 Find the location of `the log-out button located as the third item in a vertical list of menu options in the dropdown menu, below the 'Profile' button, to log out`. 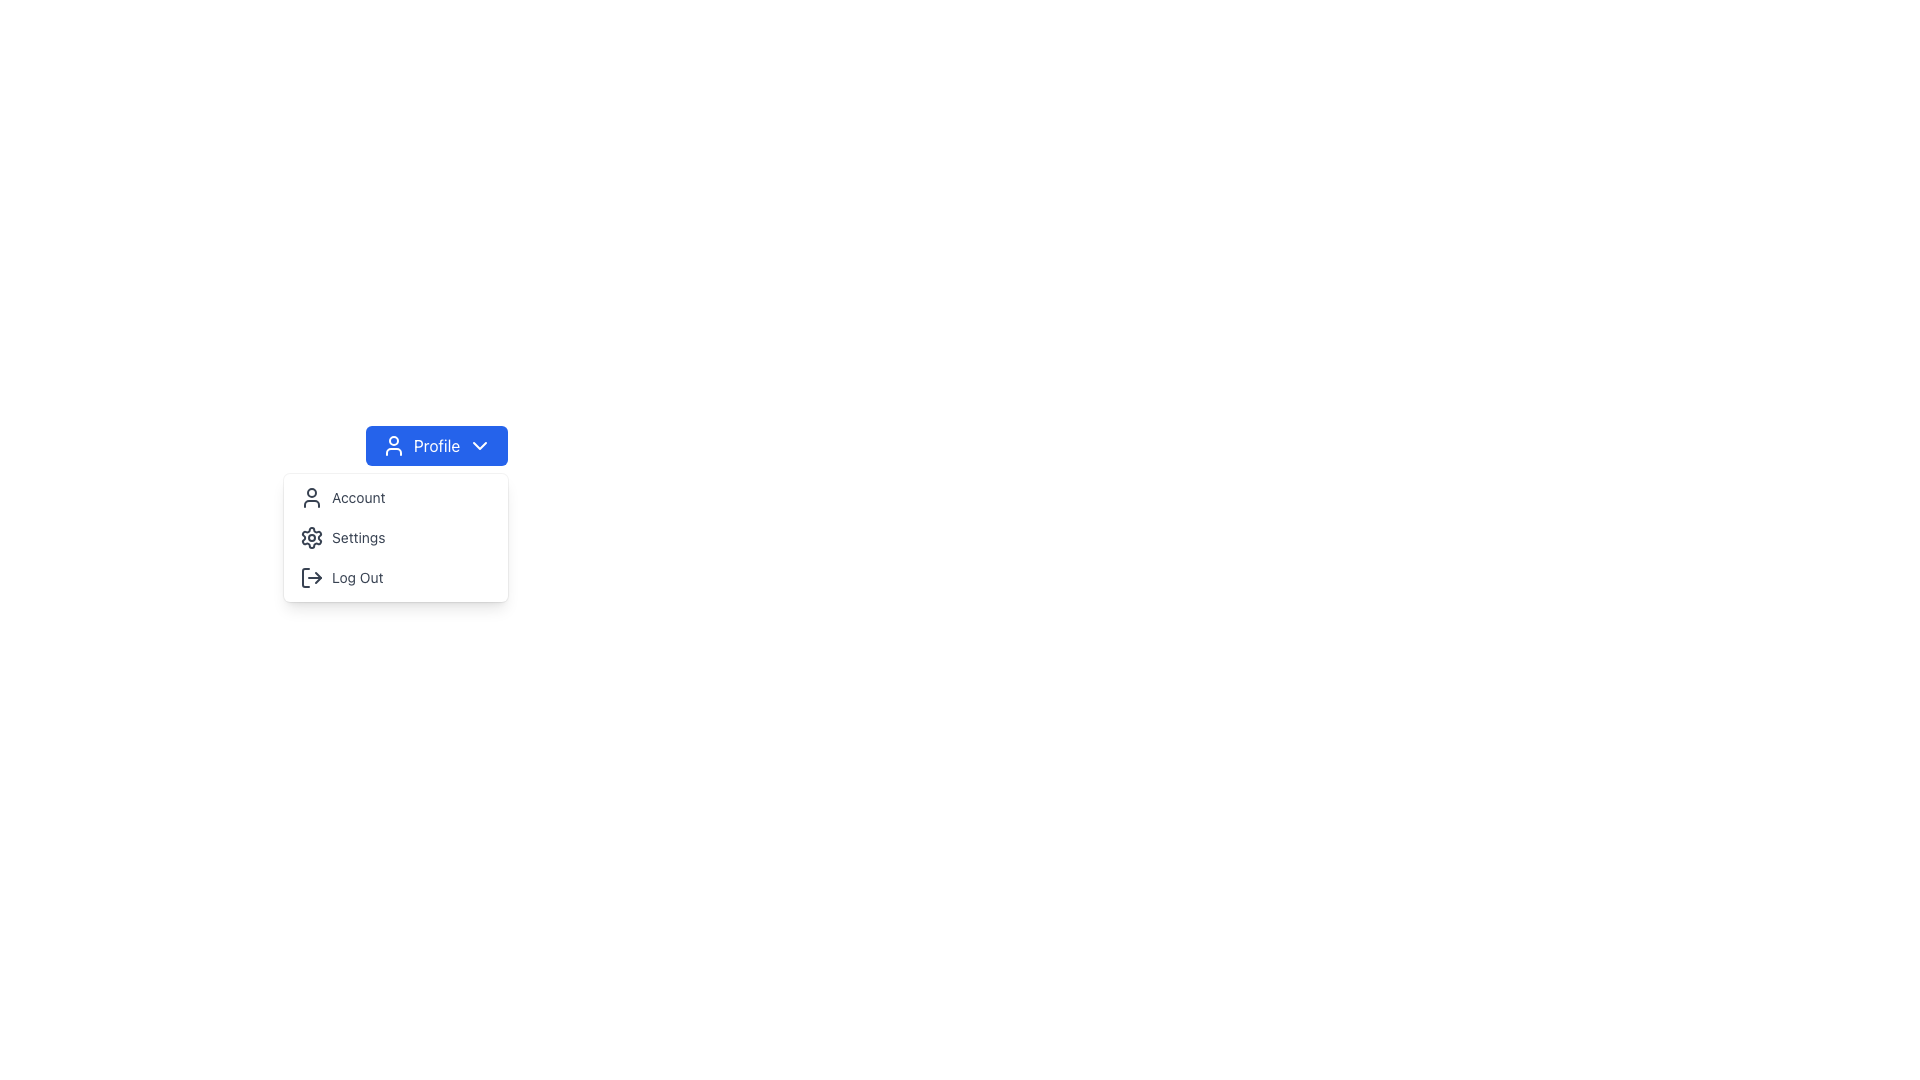

the log-out button located as the third item in a vertical list of menu options in the dropdown menu, below the 'Profile' button, to log out is located at coordinates (396, 578).